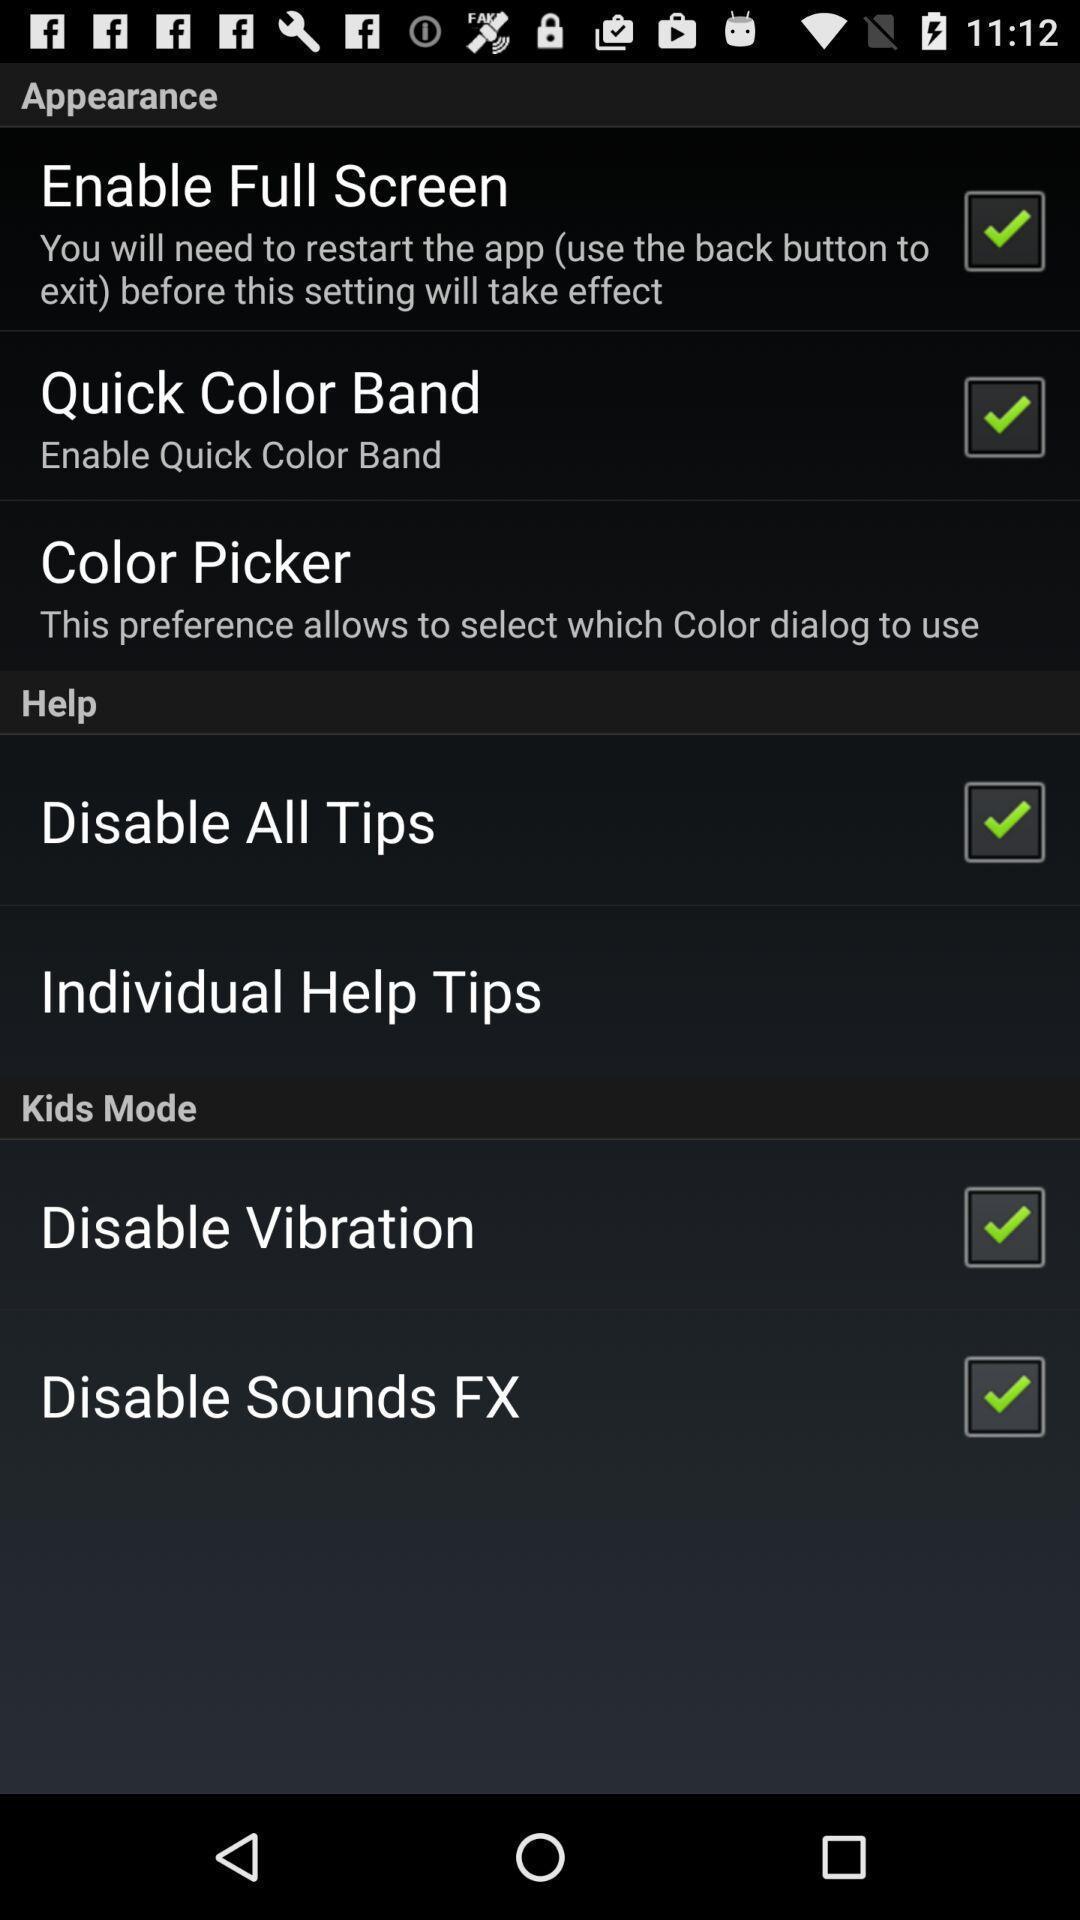 The image size is (1080, 1920). What do you see at coordinates (274, 183) in the screenshot?
I see `the app below appearance` at bounding box center [274, 183].